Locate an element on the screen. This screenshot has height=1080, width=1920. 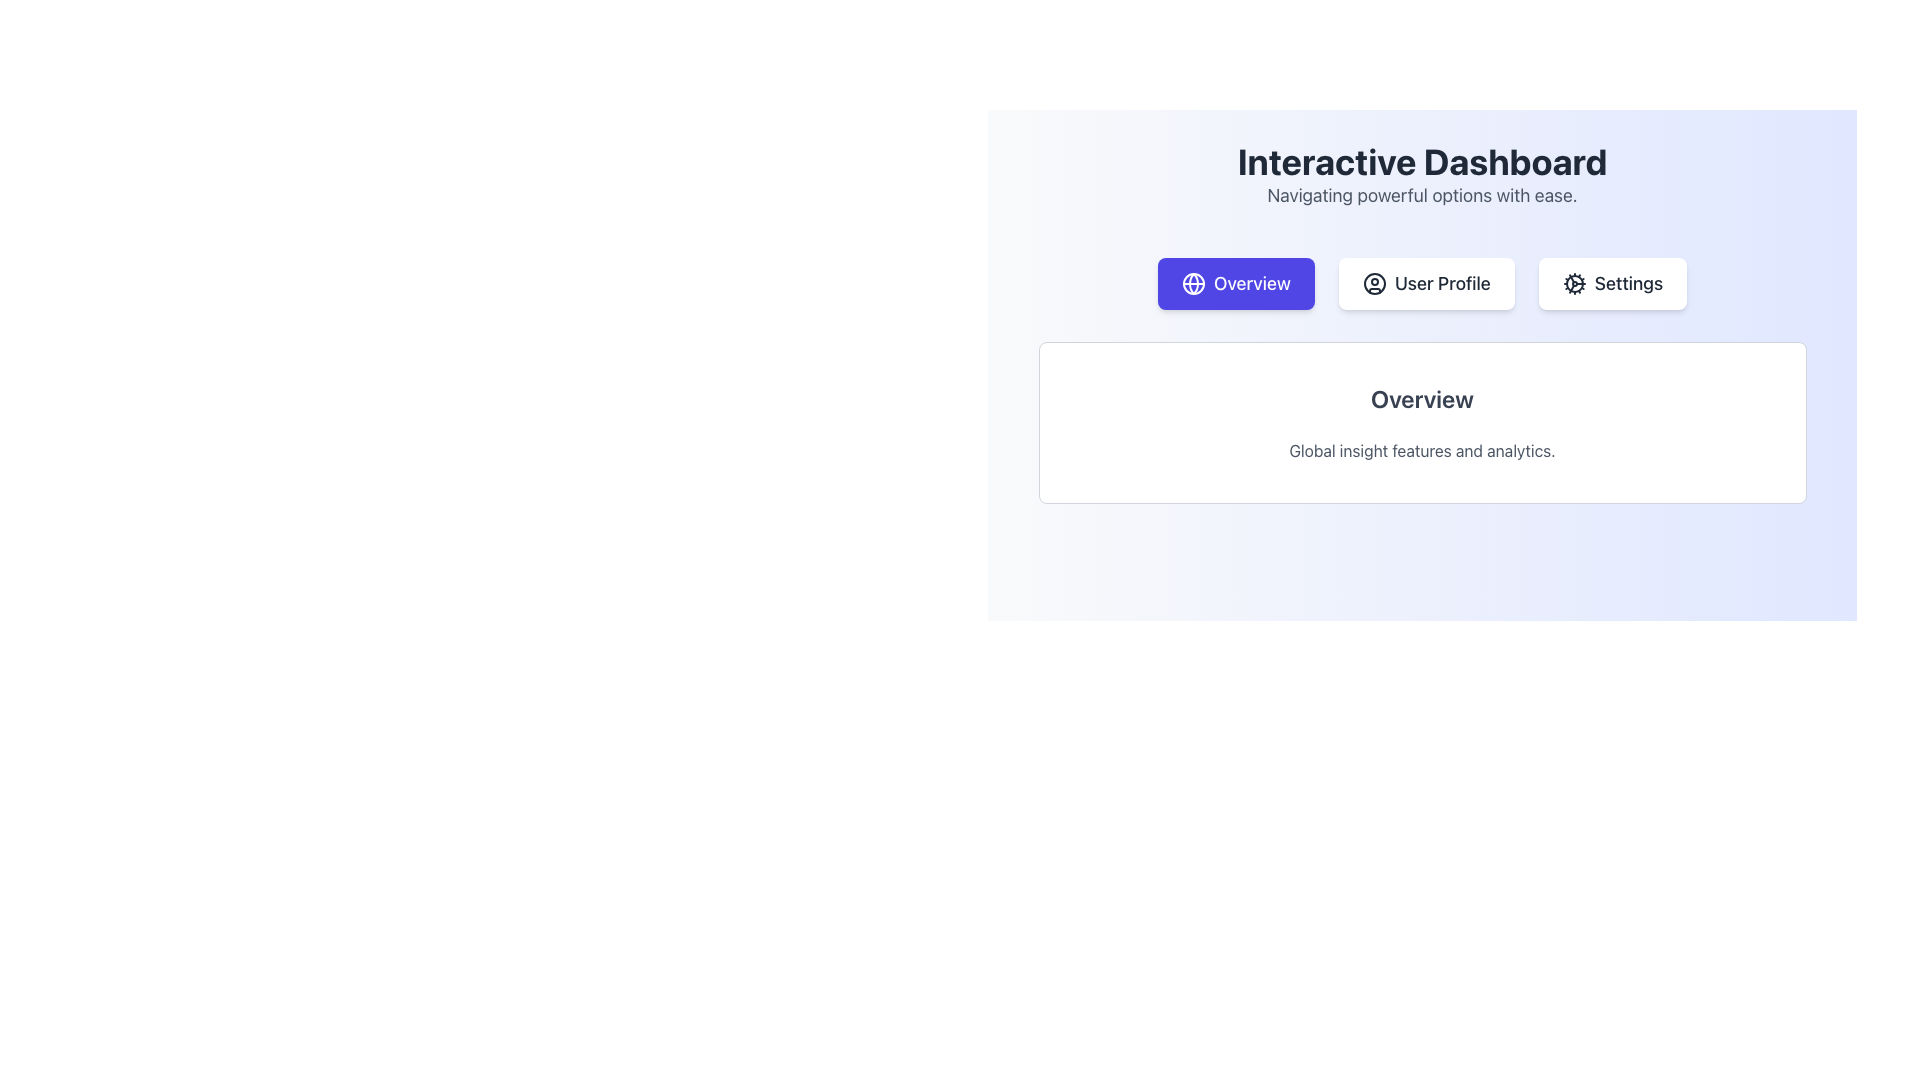
the circular outer component of the cogwheel icon within the Settings button, which is located in the top-right of the interface is located at coordinates (1573, 284).